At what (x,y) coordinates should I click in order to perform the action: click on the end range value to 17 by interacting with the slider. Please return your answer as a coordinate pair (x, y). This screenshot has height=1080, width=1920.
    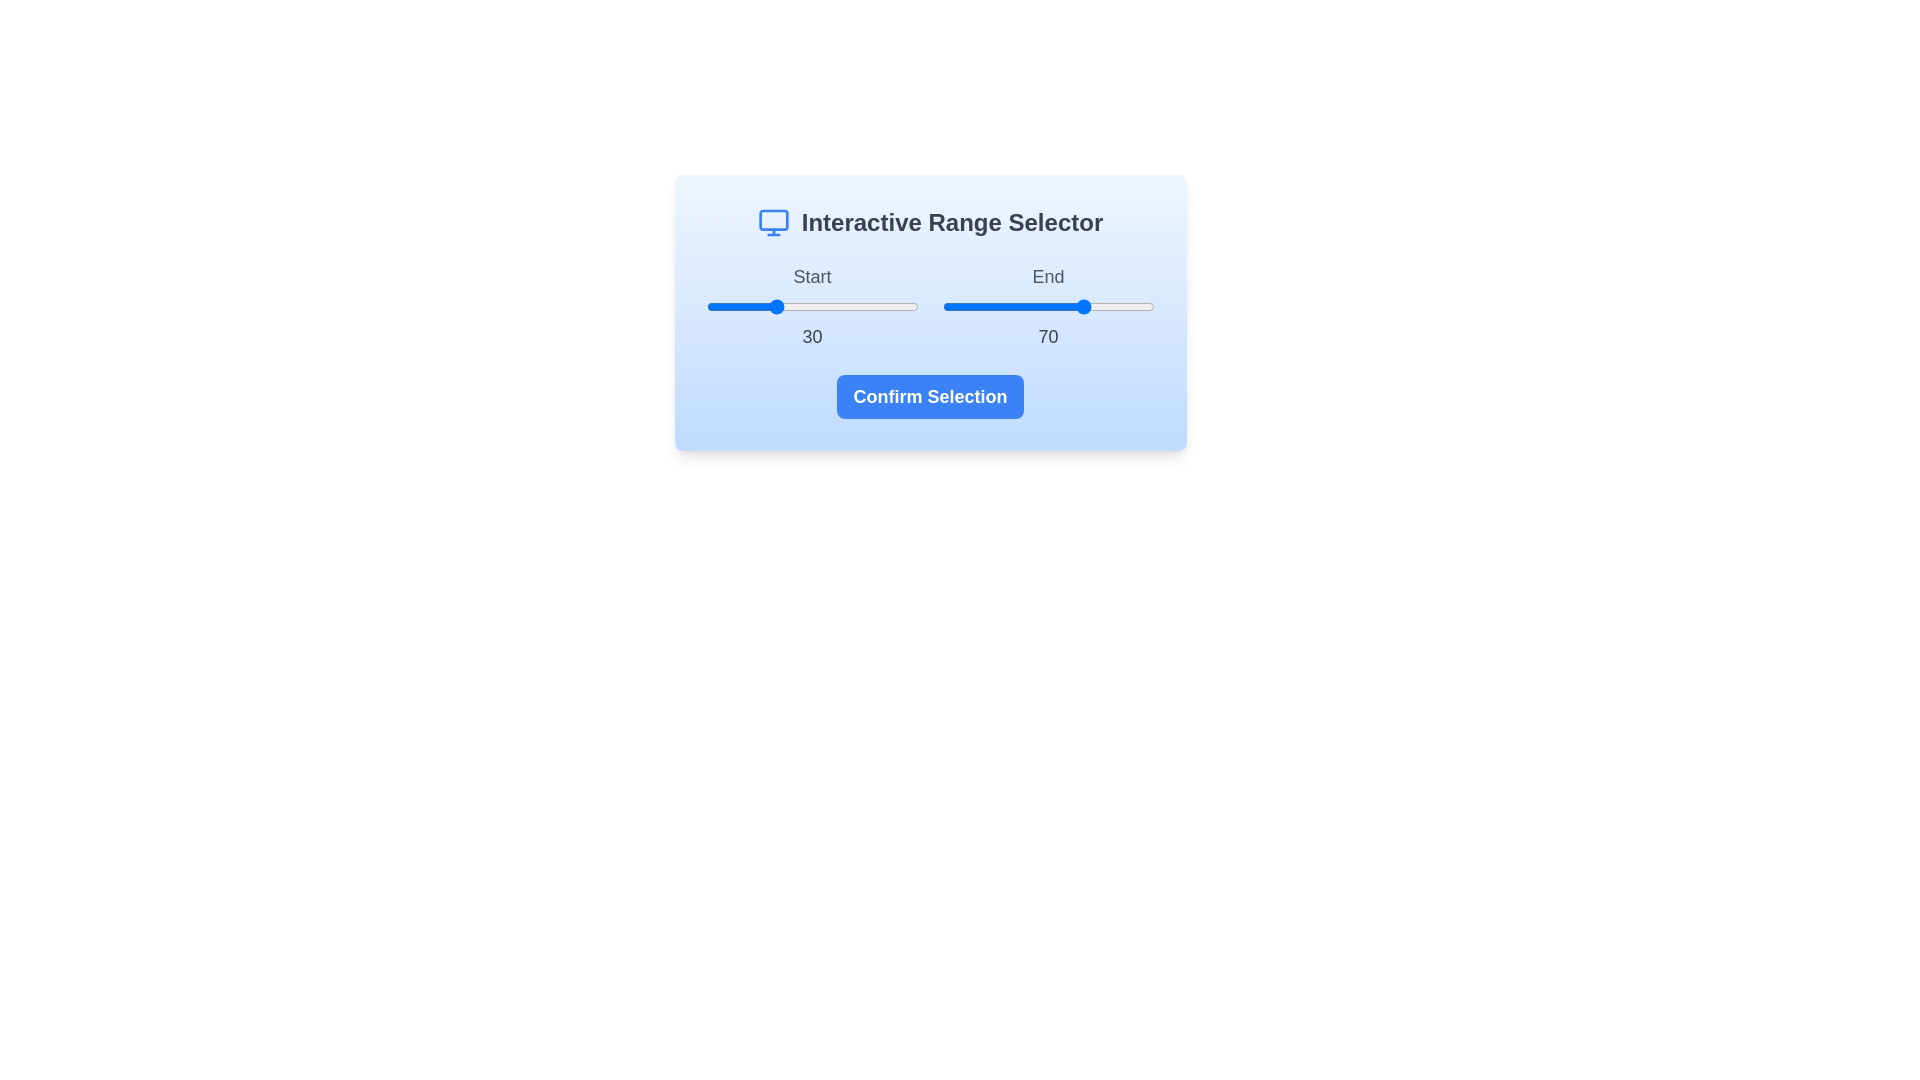
    Looking at the image, I should click on (978, 307).